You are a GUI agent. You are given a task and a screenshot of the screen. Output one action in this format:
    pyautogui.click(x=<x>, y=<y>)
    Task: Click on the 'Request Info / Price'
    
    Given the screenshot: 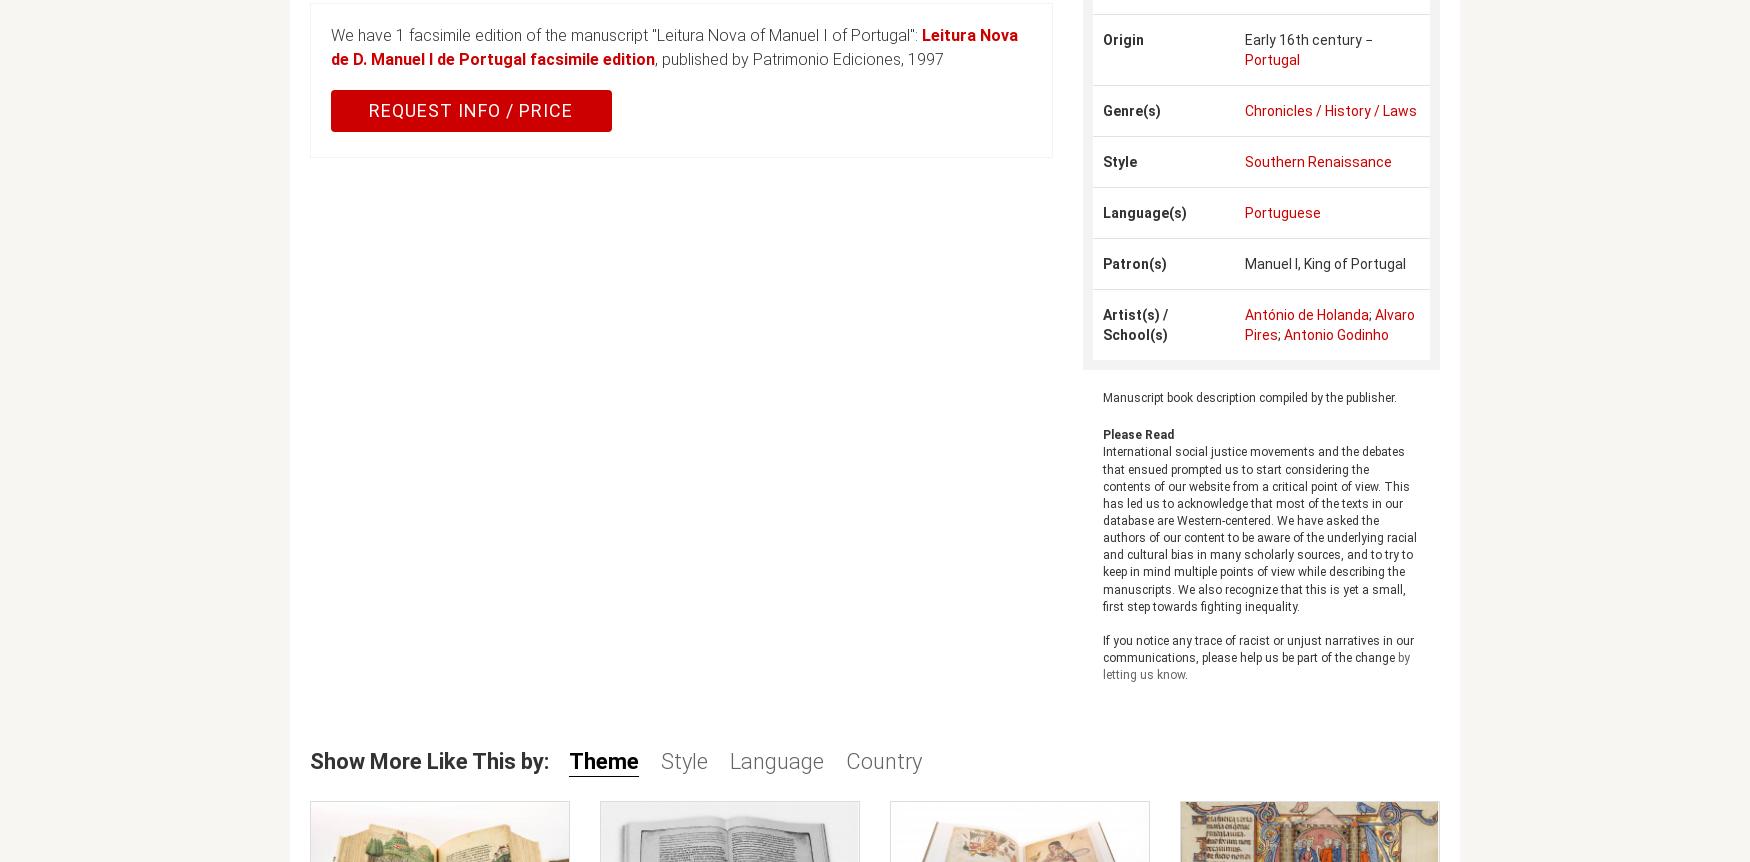 What is the action you would take?
    pyautogui.click(x=470, y=109)
    